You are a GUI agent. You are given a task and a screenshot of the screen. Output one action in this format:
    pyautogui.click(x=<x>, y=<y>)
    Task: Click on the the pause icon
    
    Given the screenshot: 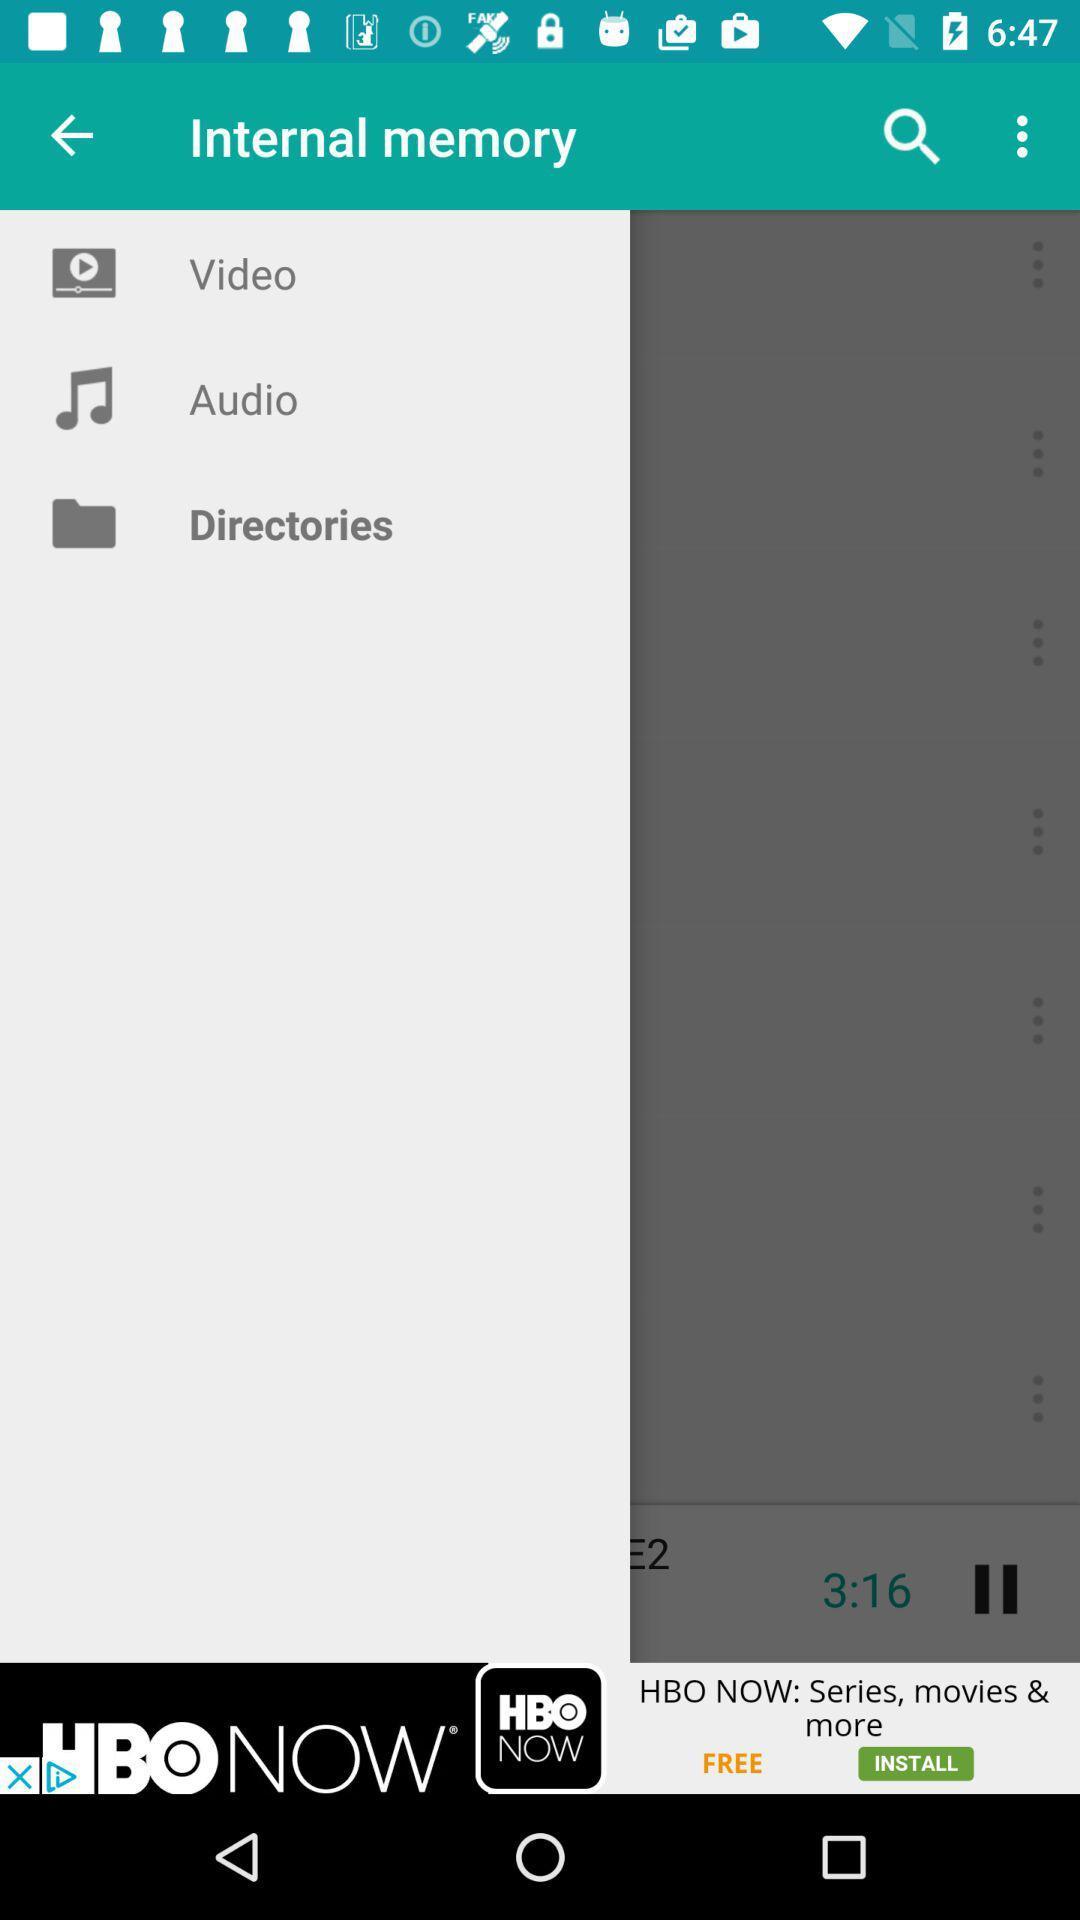 What is the action you would take?
    pyautogui.click(x=995, y=1588)
    